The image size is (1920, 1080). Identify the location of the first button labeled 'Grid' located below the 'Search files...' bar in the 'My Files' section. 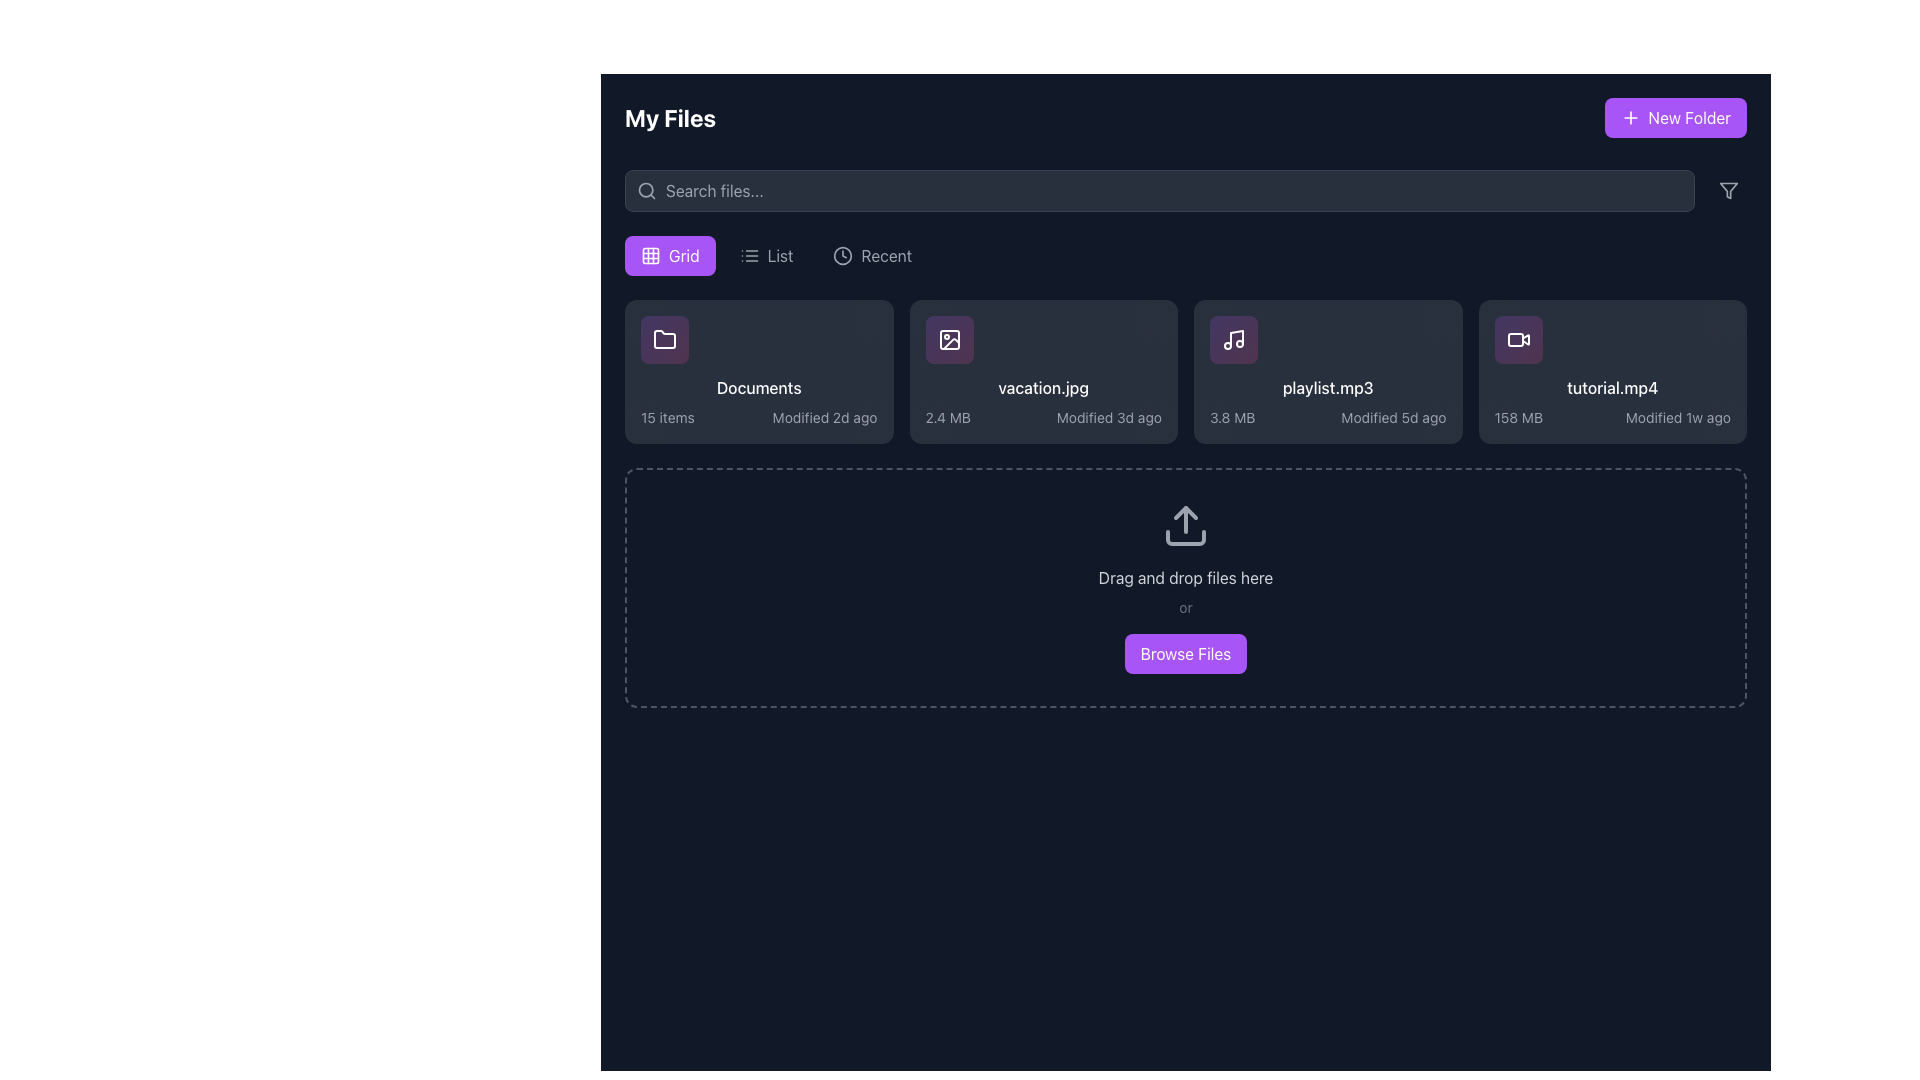
(670, 254).